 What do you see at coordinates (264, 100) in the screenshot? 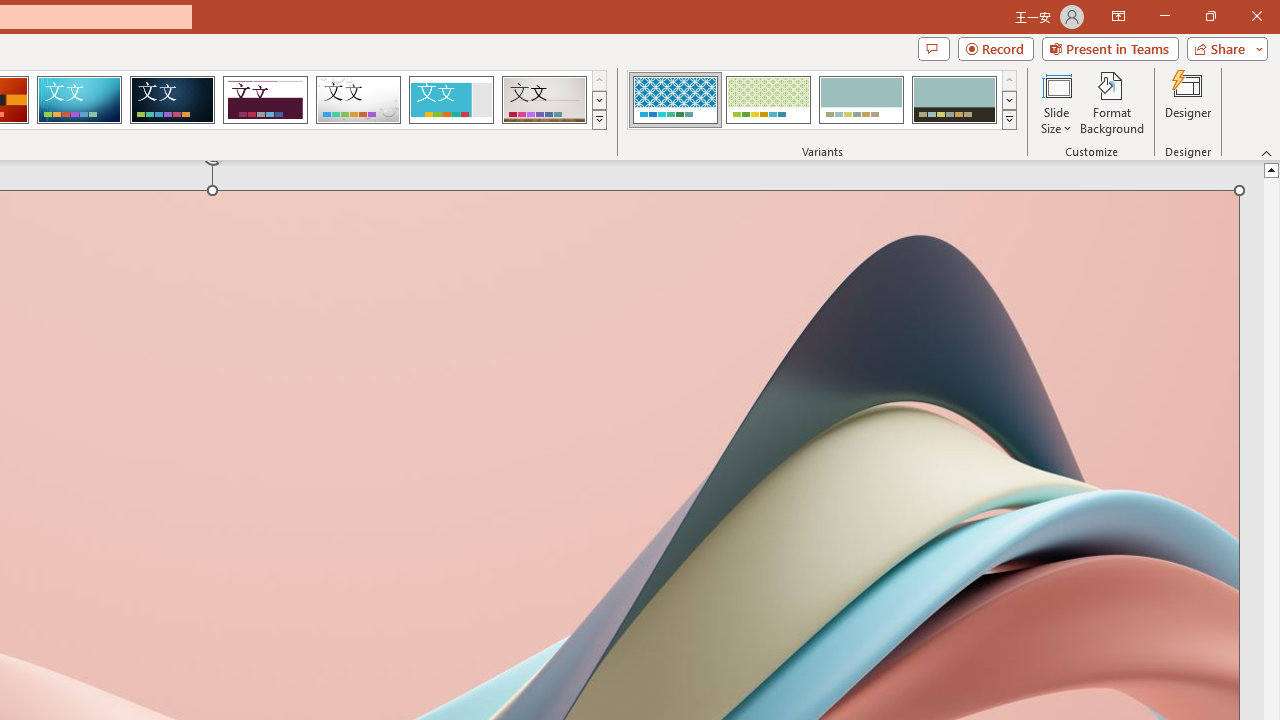
I see `'Dividend'` at bounding box center [264, 100].